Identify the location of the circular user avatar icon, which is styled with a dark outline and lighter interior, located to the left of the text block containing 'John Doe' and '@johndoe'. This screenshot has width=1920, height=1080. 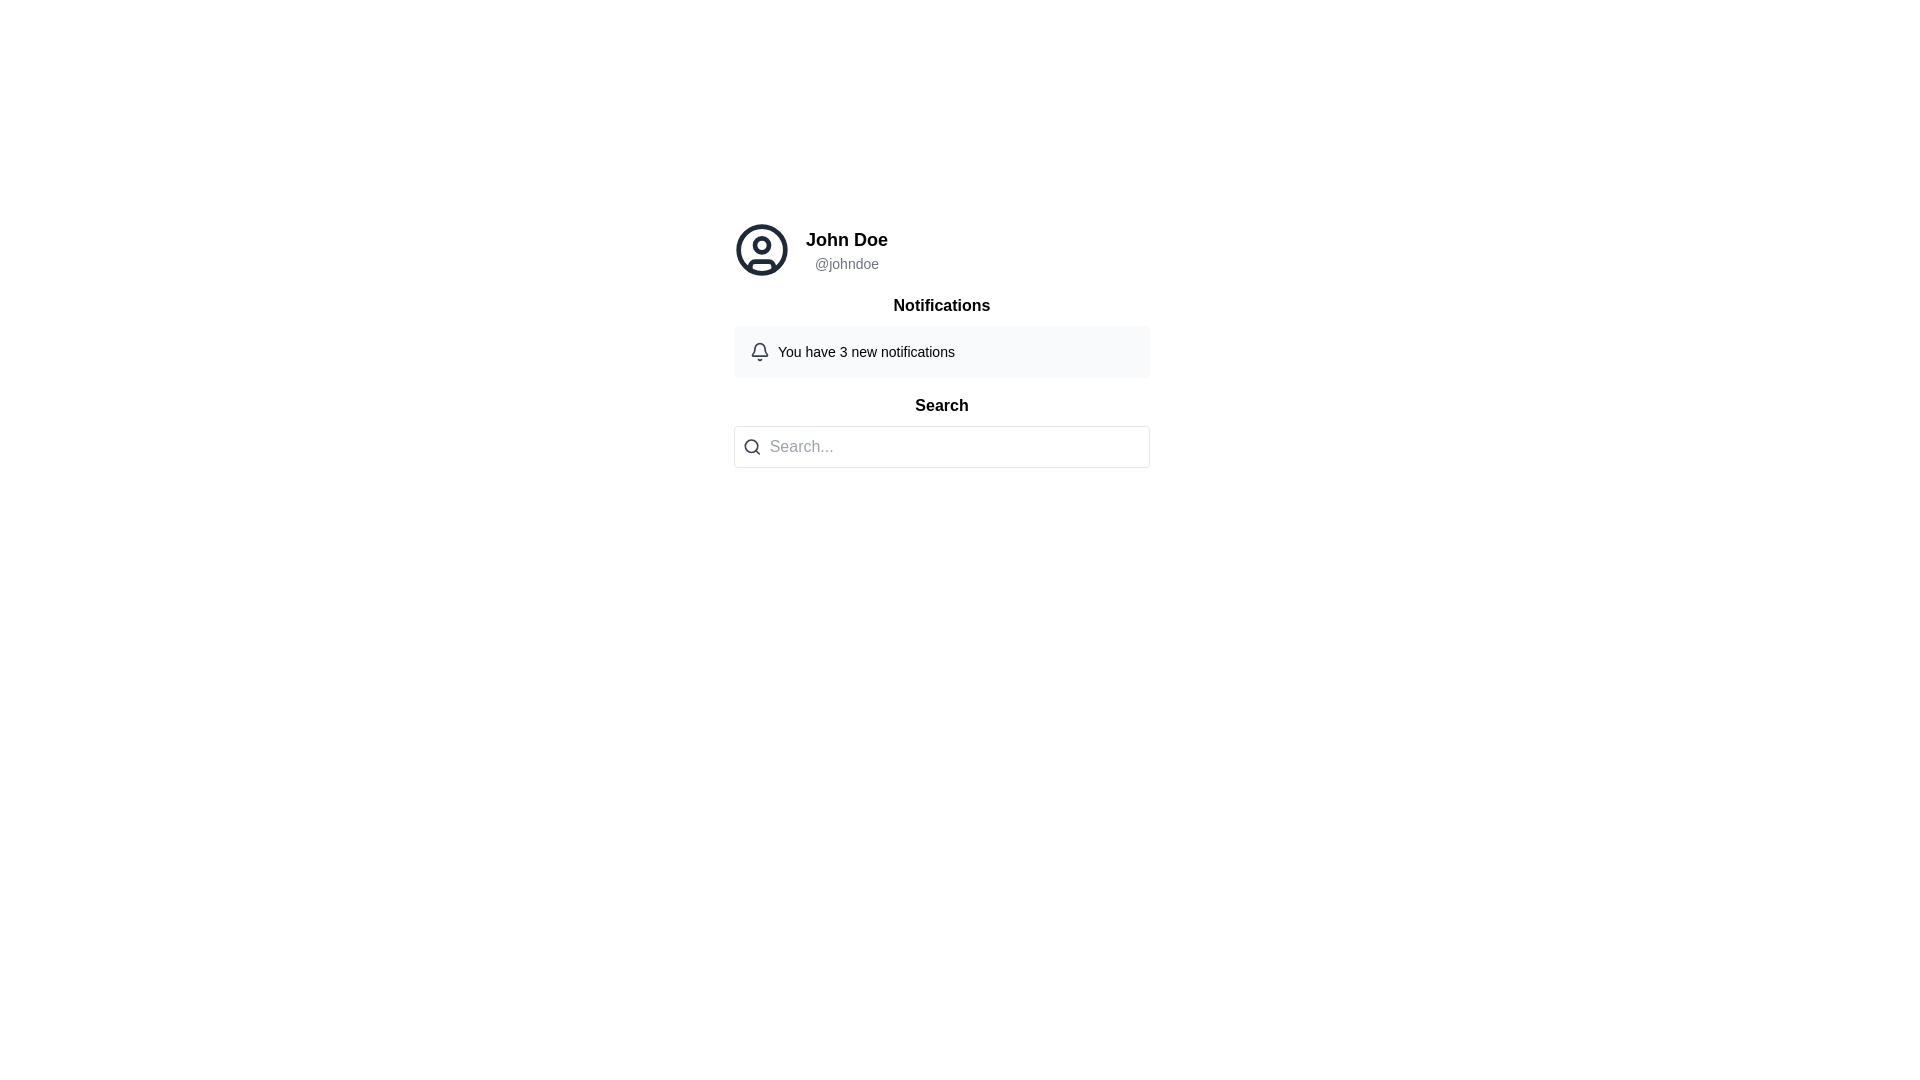
(761, 249).